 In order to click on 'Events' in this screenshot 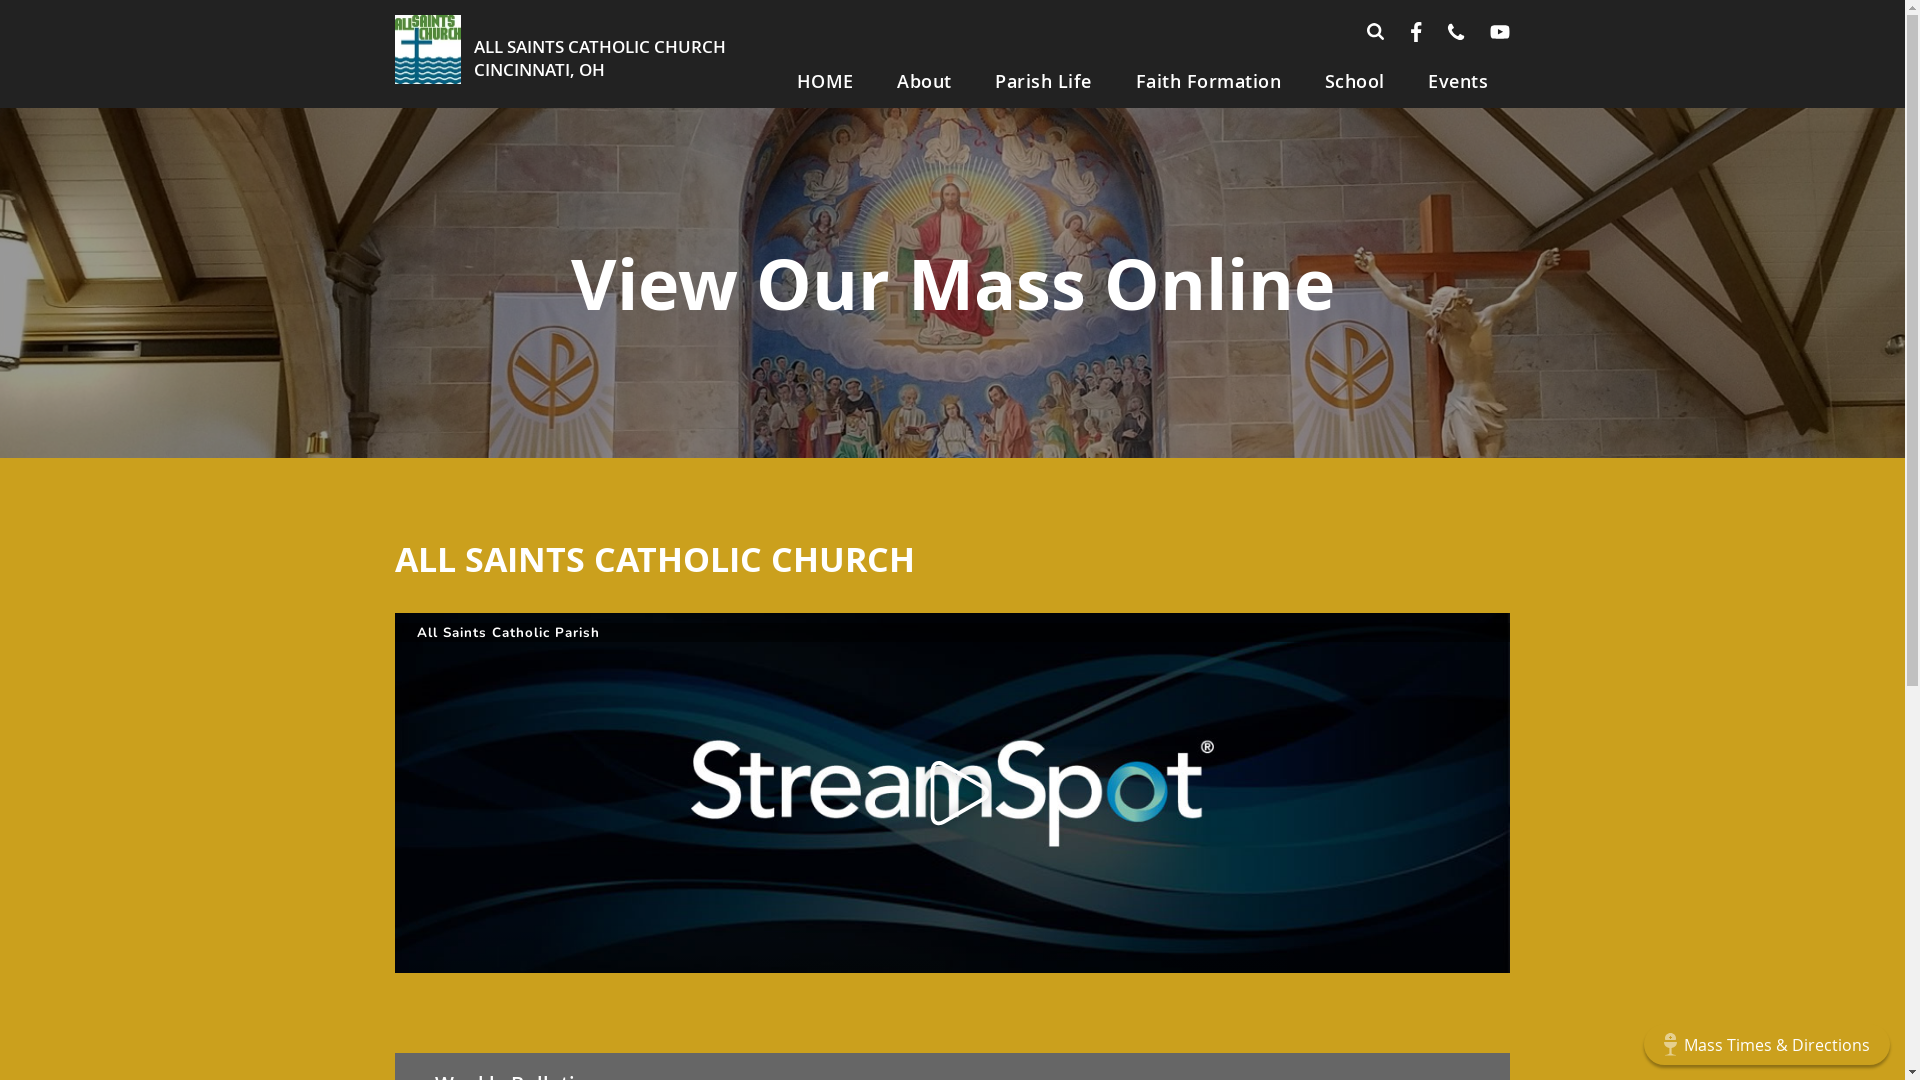, I will do `click(1405, 80)`.